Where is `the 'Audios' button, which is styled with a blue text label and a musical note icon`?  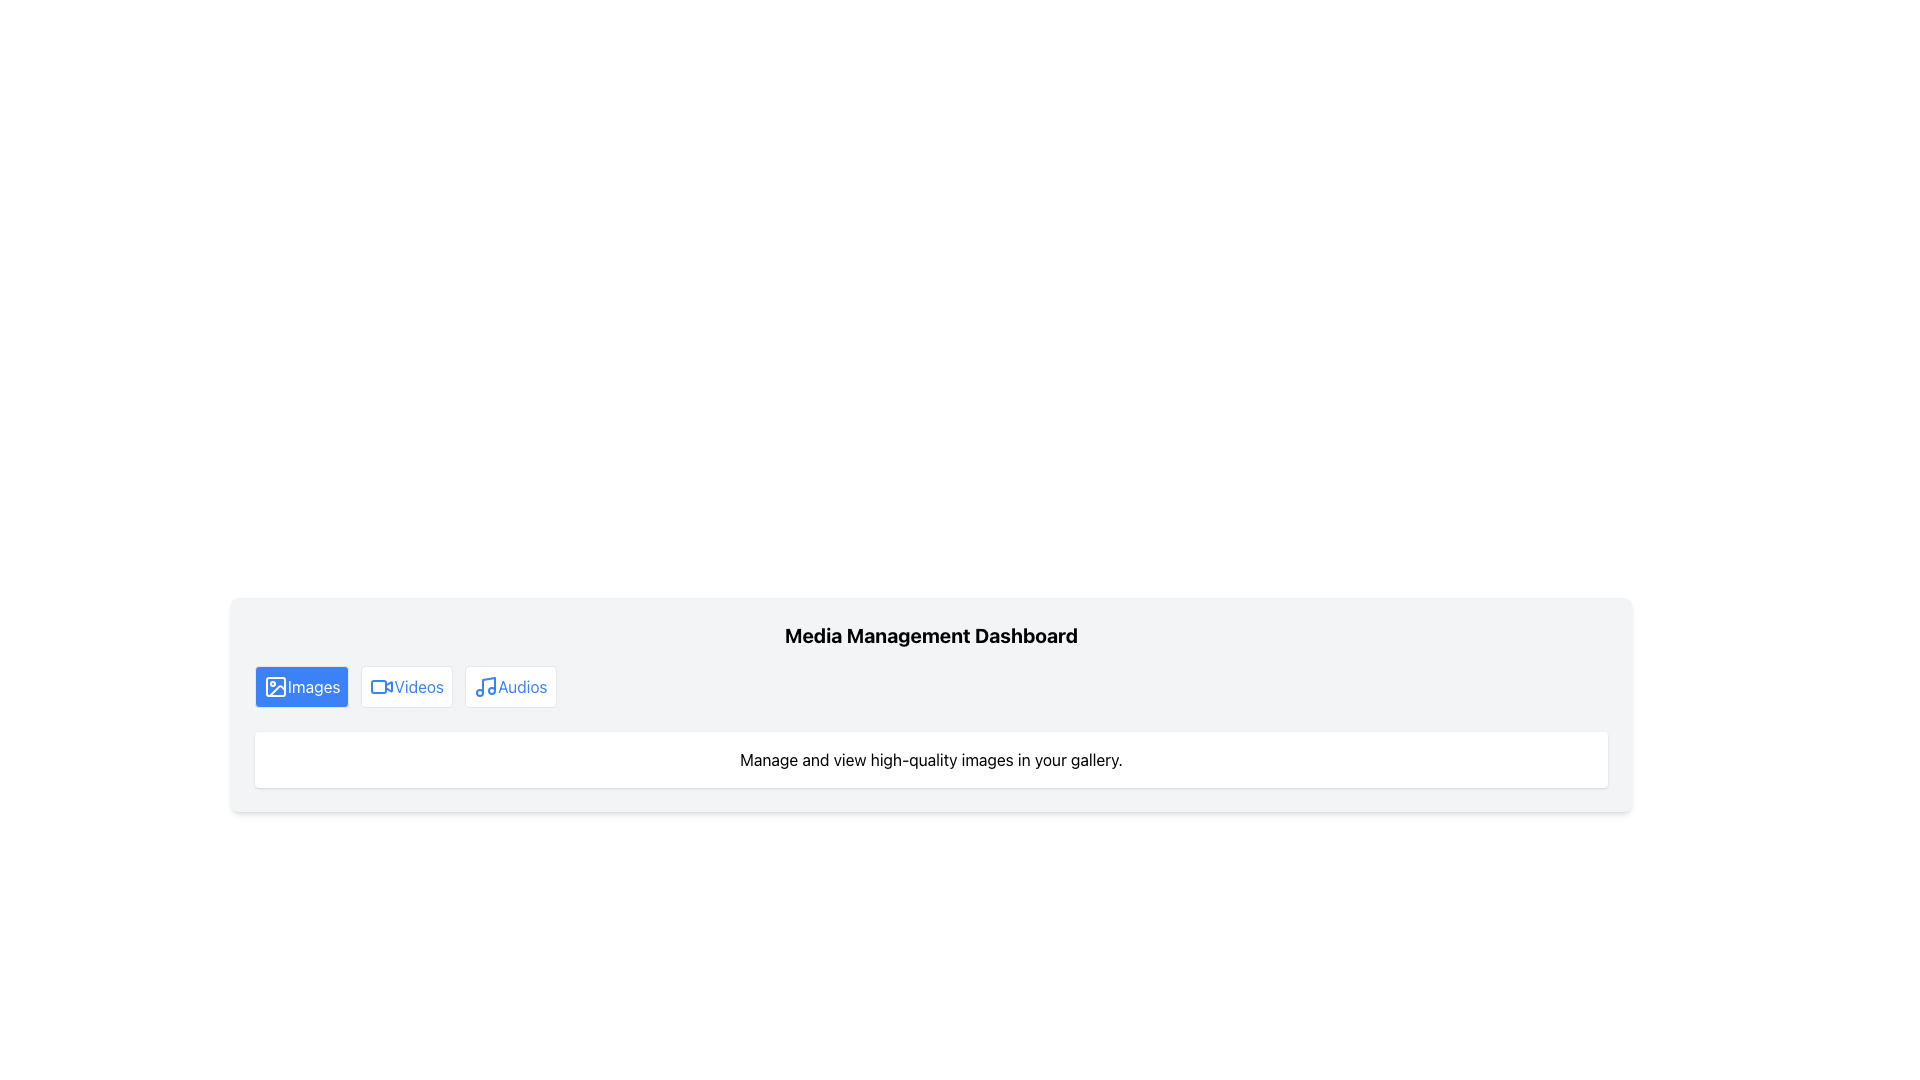
the 'Audios' button, which is styled with a blue text label and a musical note icon is located at coordinates (510, 685).